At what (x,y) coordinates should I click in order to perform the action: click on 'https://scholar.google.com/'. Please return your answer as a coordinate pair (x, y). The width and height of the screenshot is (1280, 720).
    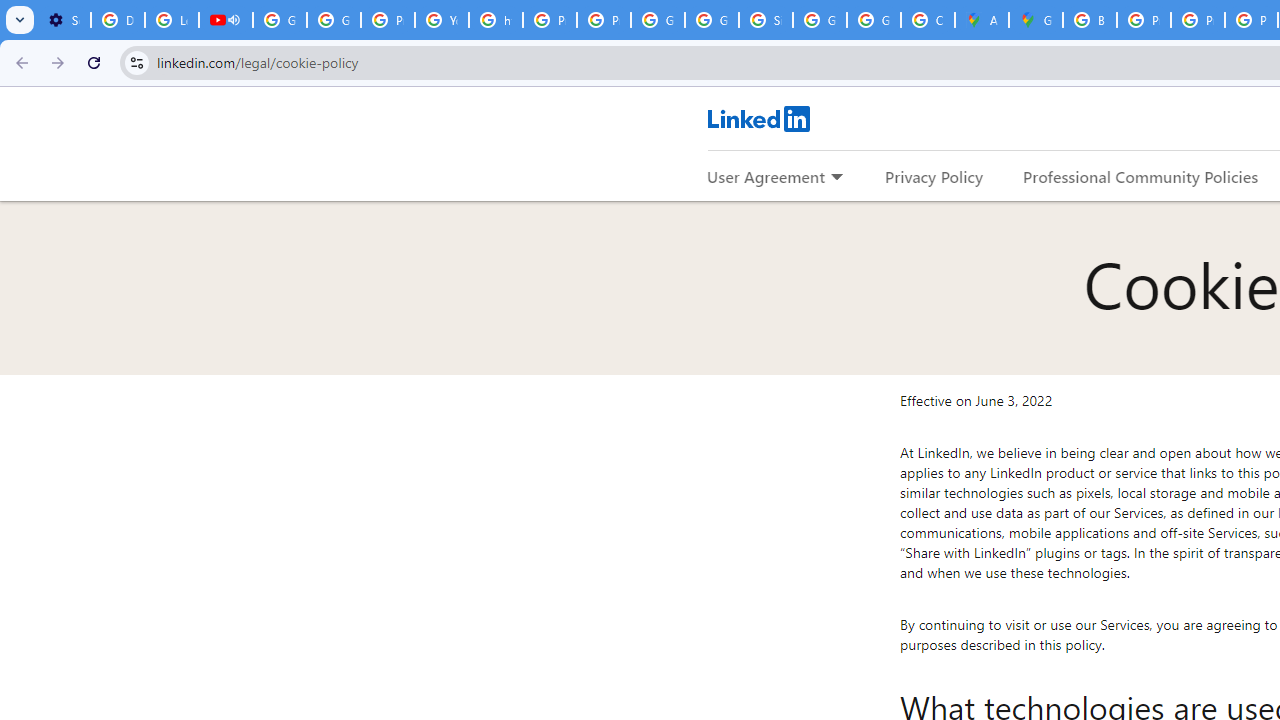
    Looking at the image, I should click on (496, 20).